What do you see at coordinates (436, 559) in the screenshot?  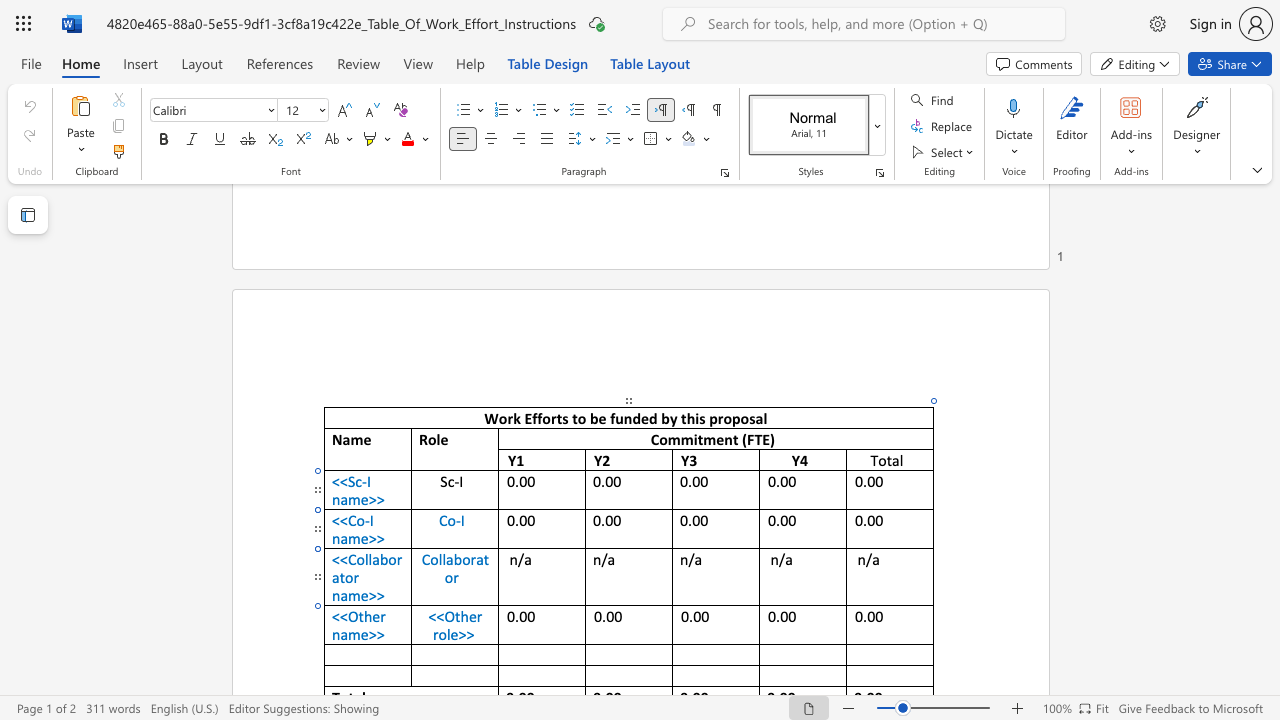 I see `the space between the continuous character "o" and "l" in the text` at bounding box center [436, 559].